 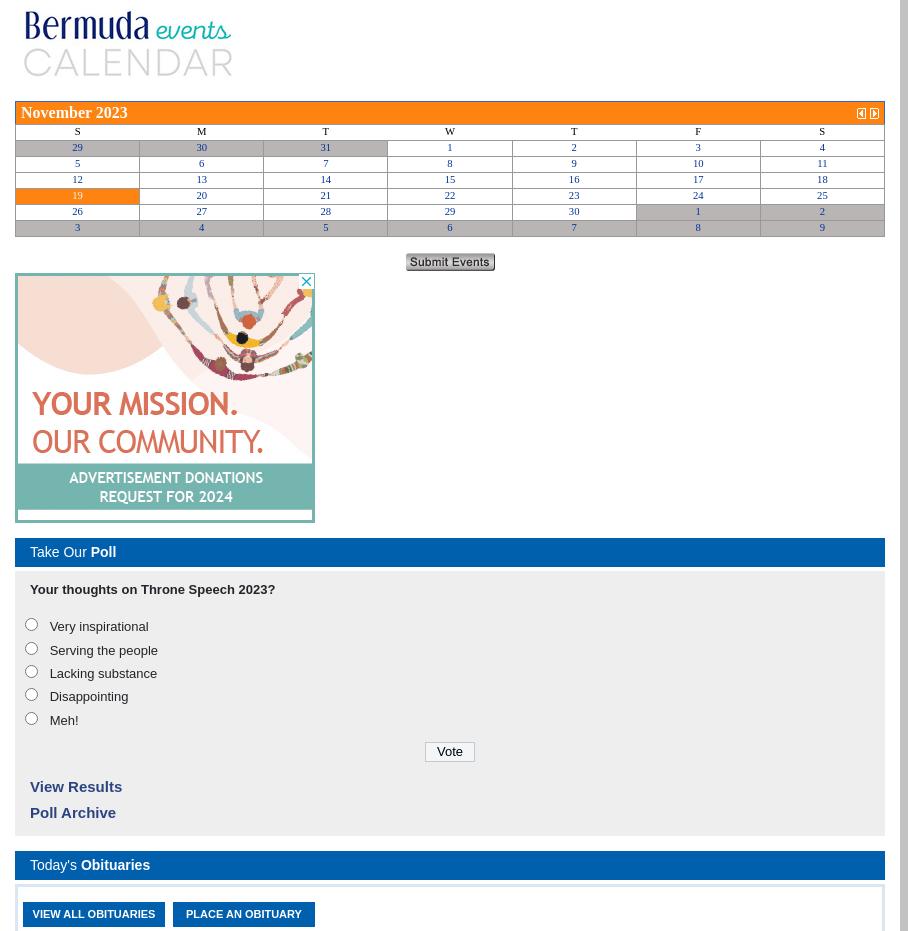 I want to click on 'Lacking substance', so click(x=101, y=672).